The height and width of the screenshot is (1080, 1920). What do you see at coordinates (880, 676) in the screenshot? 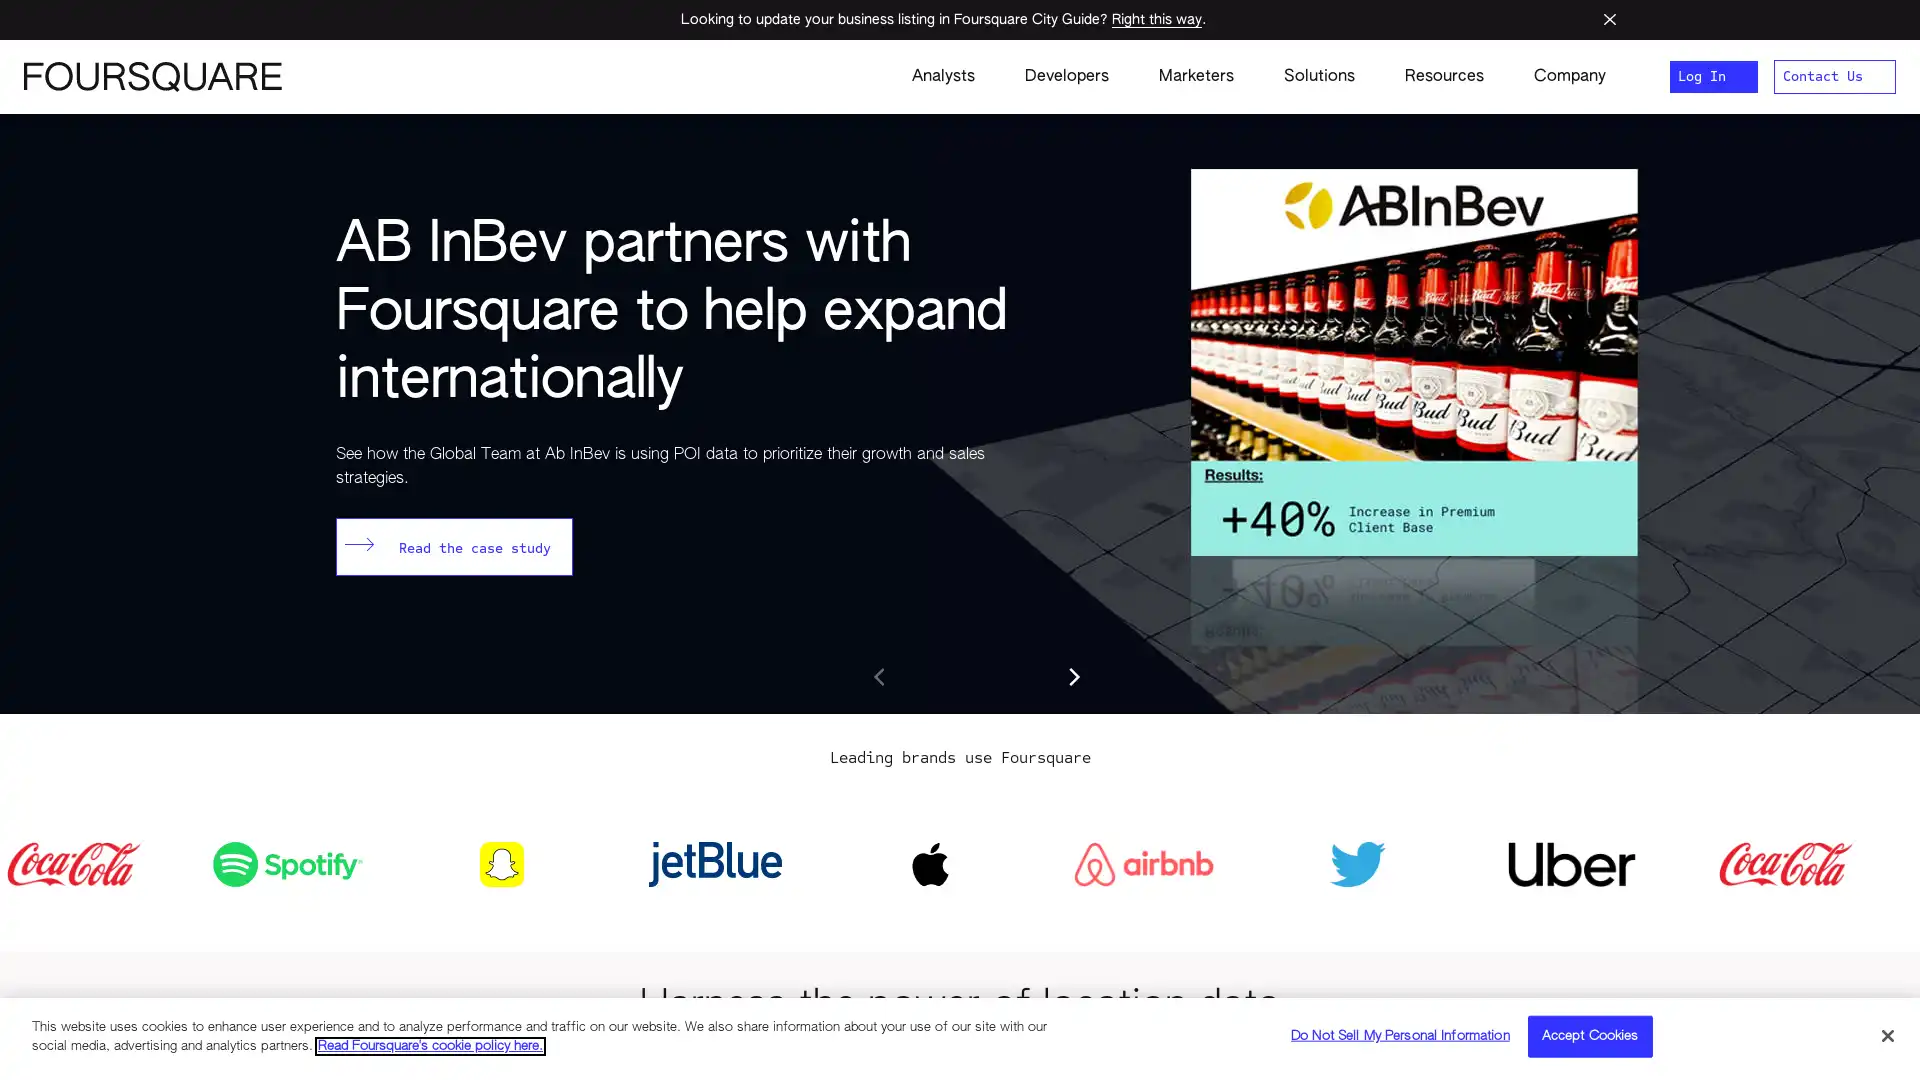
I see `Previous` at bounding box center [880, 676].